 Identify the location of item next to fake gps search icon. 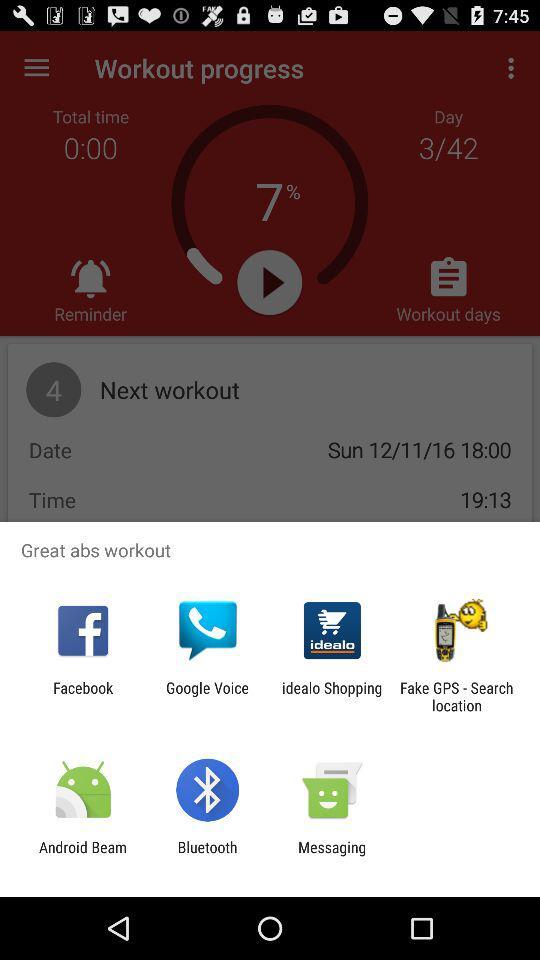
(332, 696).